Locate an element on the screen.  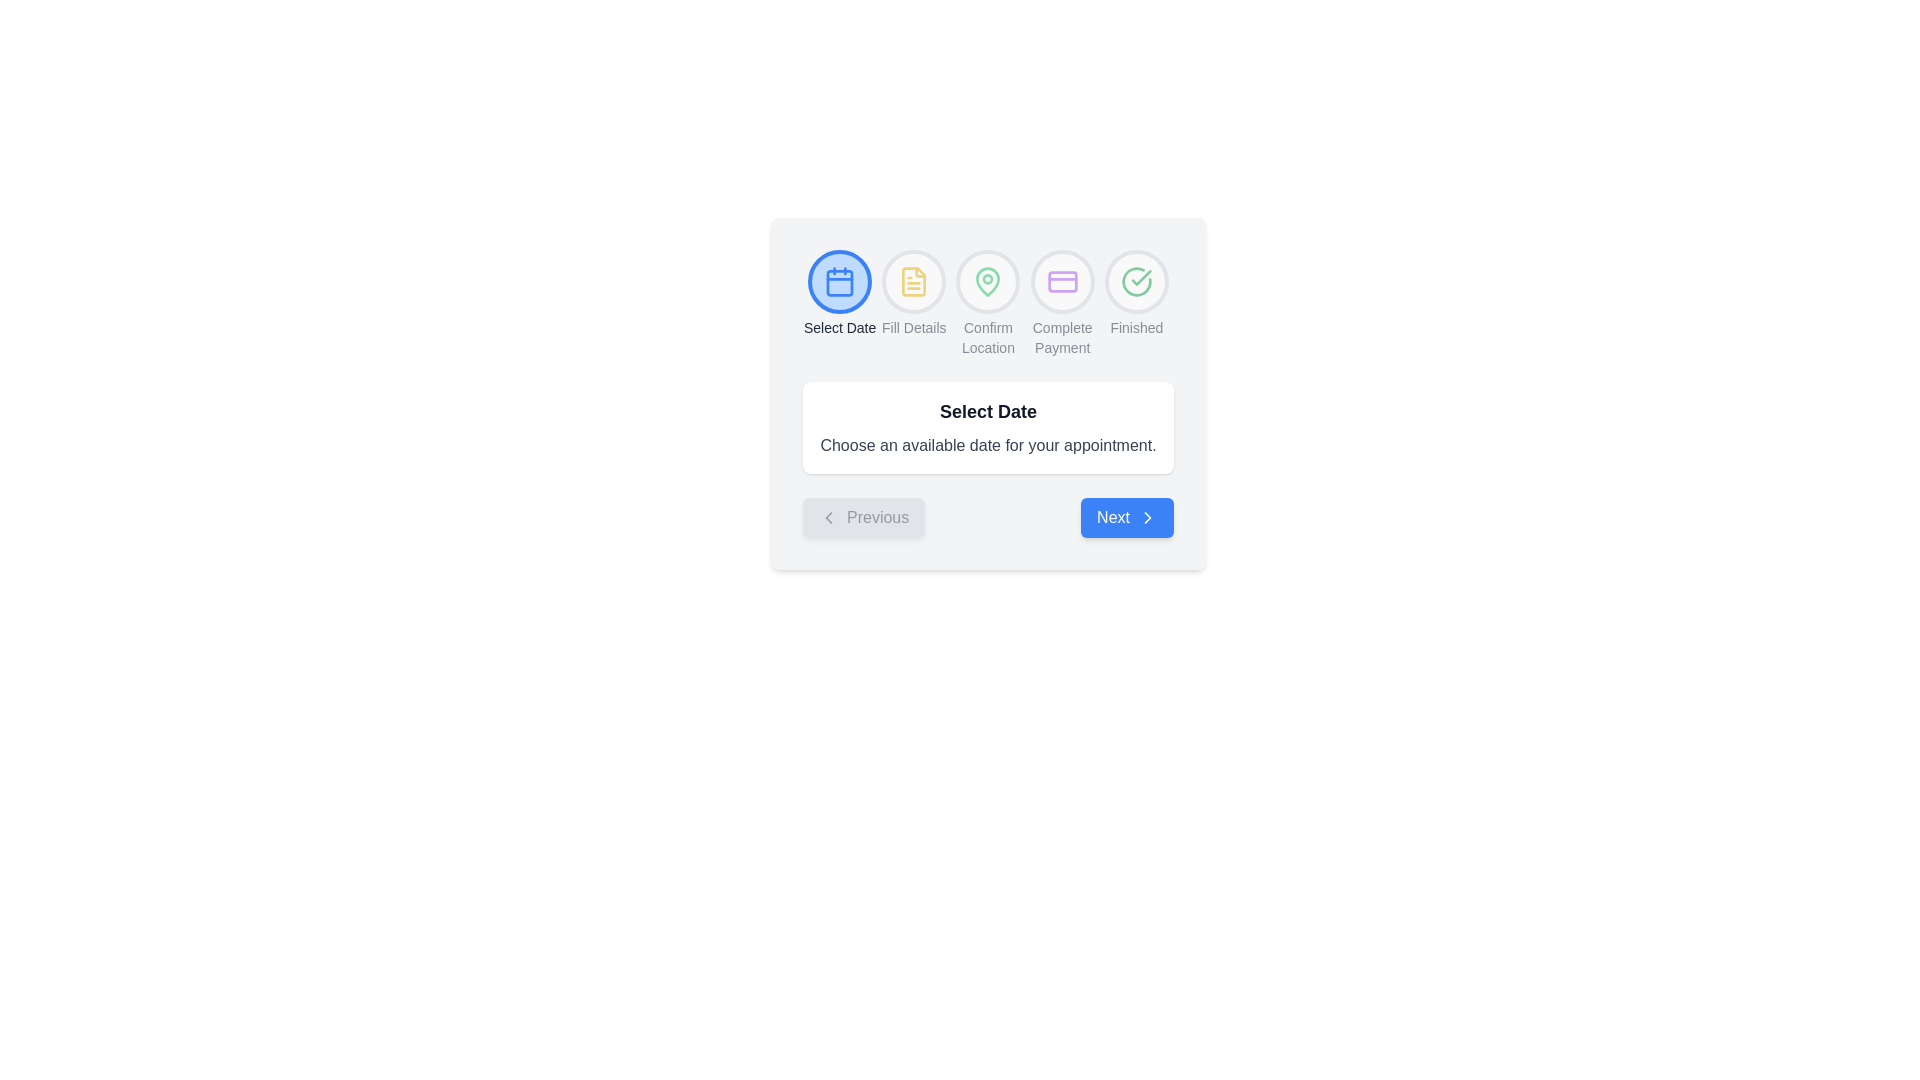
the credit card icon labeled 'Complete Payment', which is depicted as a rectangular shape with rounded corners and a bold purple outline, located fourth from the left in the horizontal group of icons is located at coordinates (1061, 281).